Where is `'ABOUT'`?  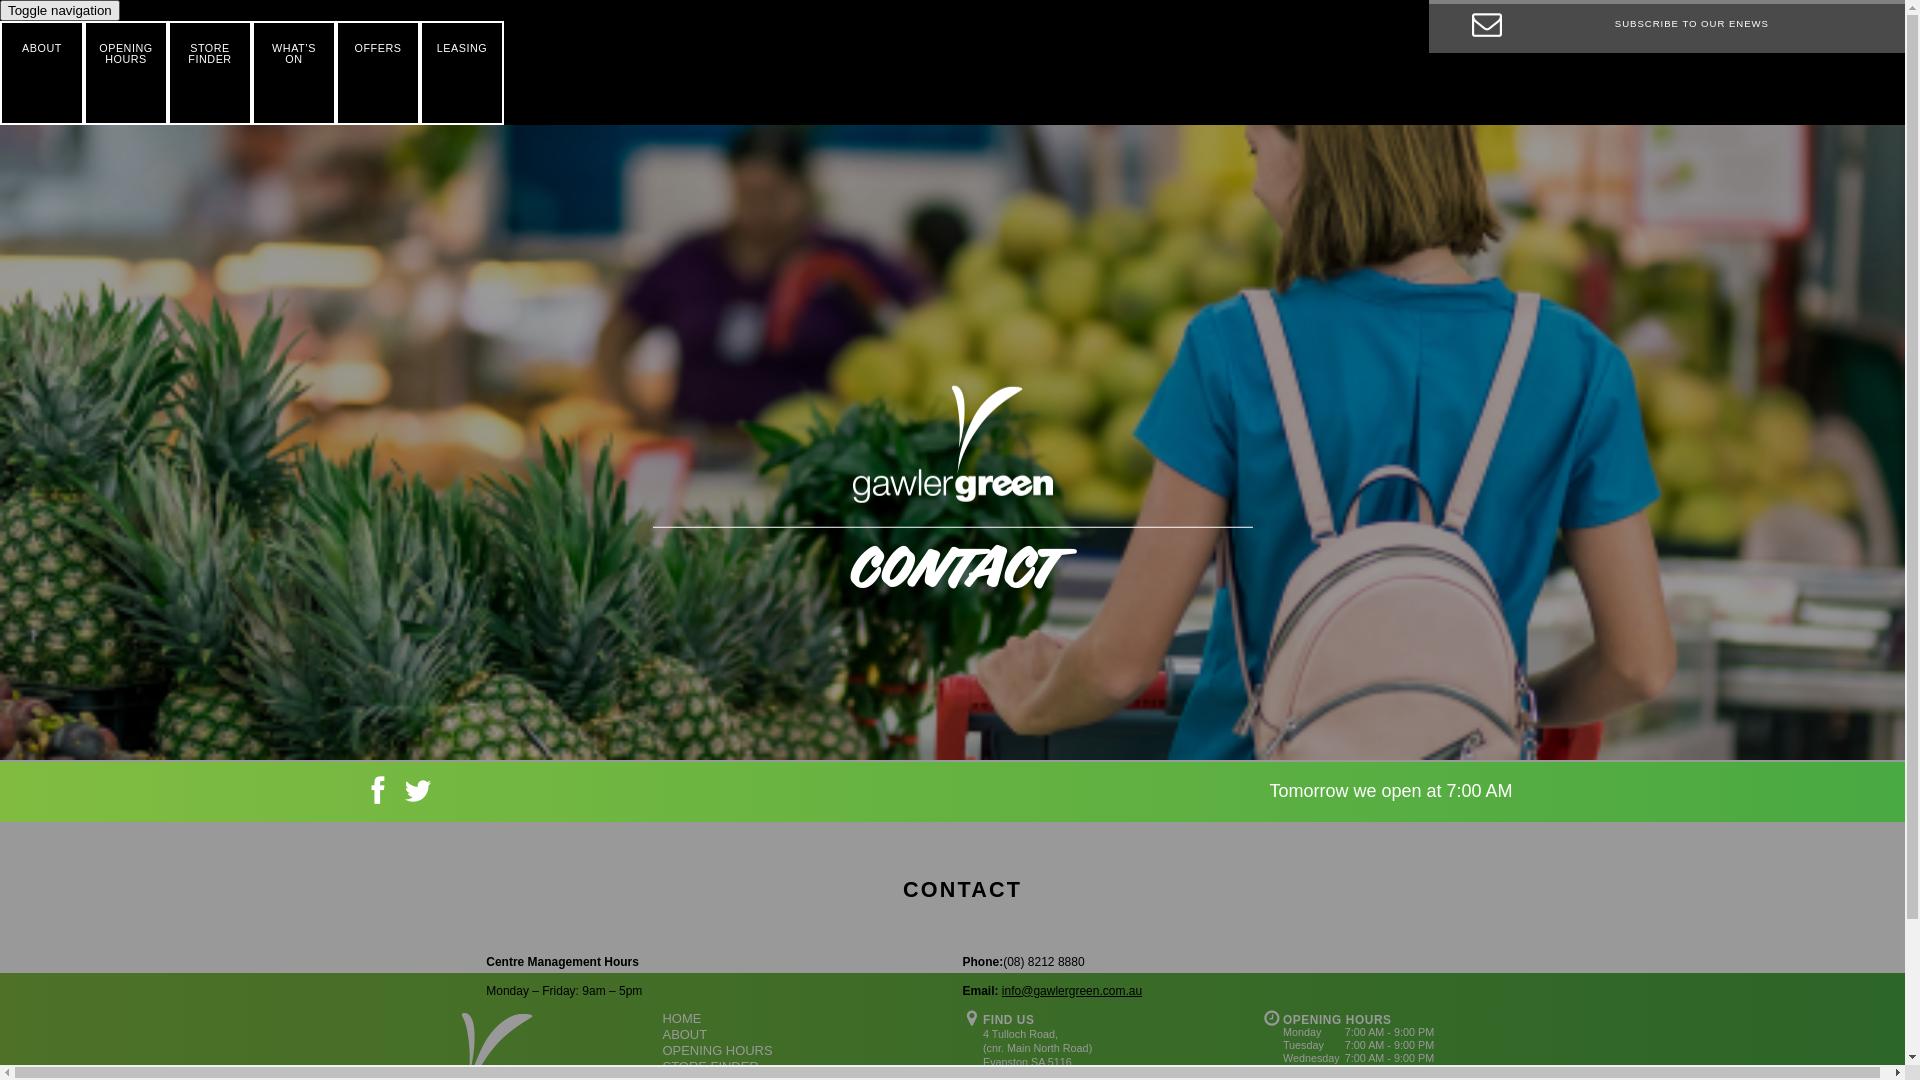 'ABOUT' is located at coordinates (662, 1034).